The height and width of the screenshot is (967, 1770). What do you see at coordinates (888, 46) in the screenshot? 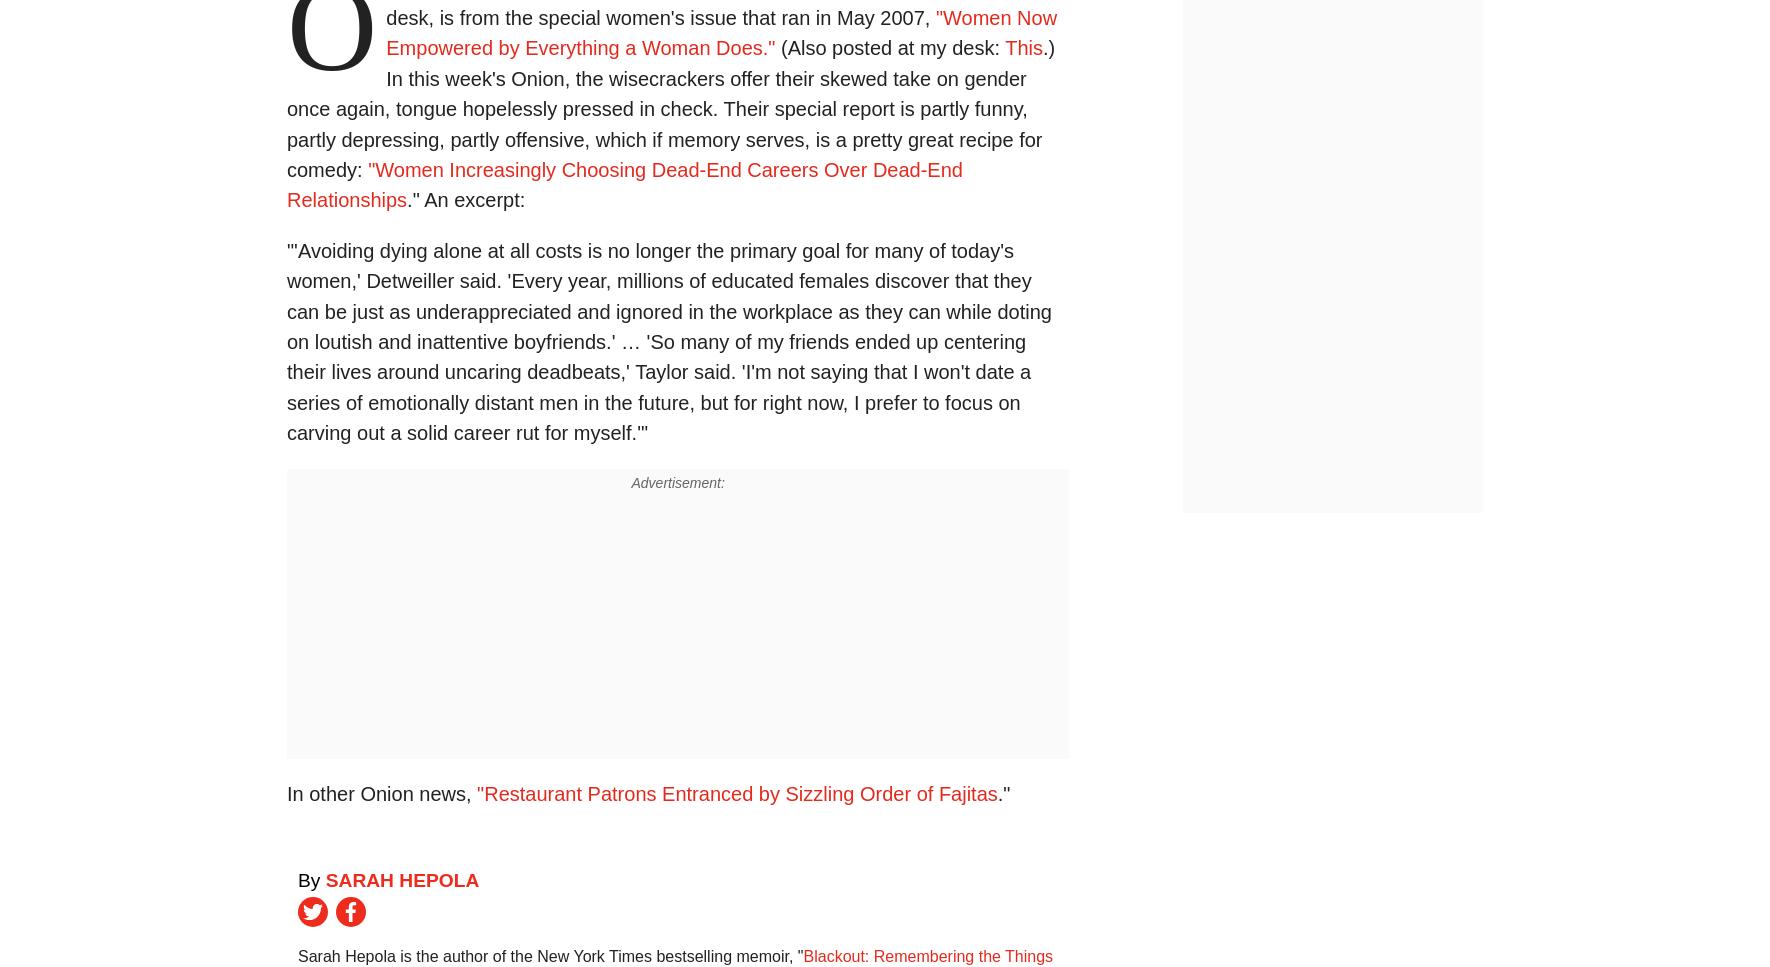
I see `'(Also posted at my desk:'` at bounding box center [888, 46].